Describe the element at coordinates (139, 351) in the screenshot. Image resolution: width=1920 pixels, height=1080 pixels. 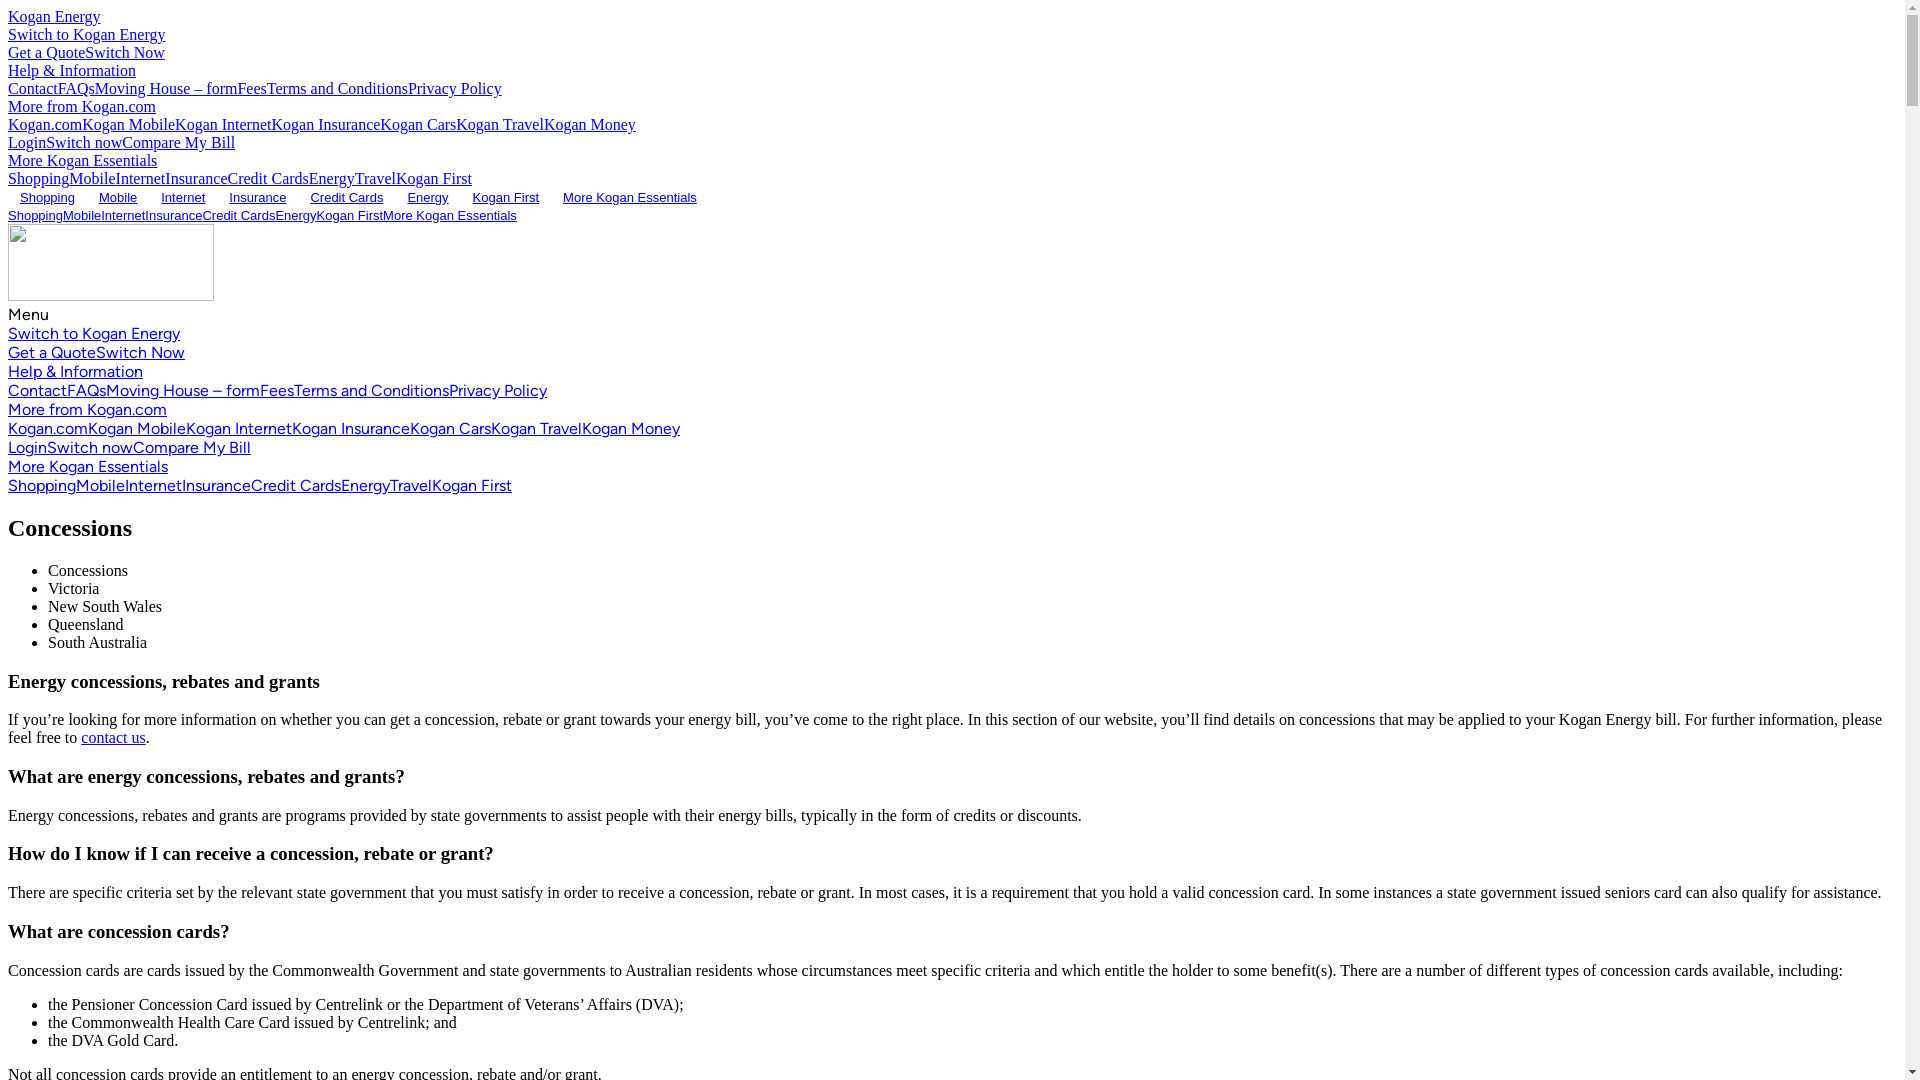
I see `'Switch Now'` at that location.